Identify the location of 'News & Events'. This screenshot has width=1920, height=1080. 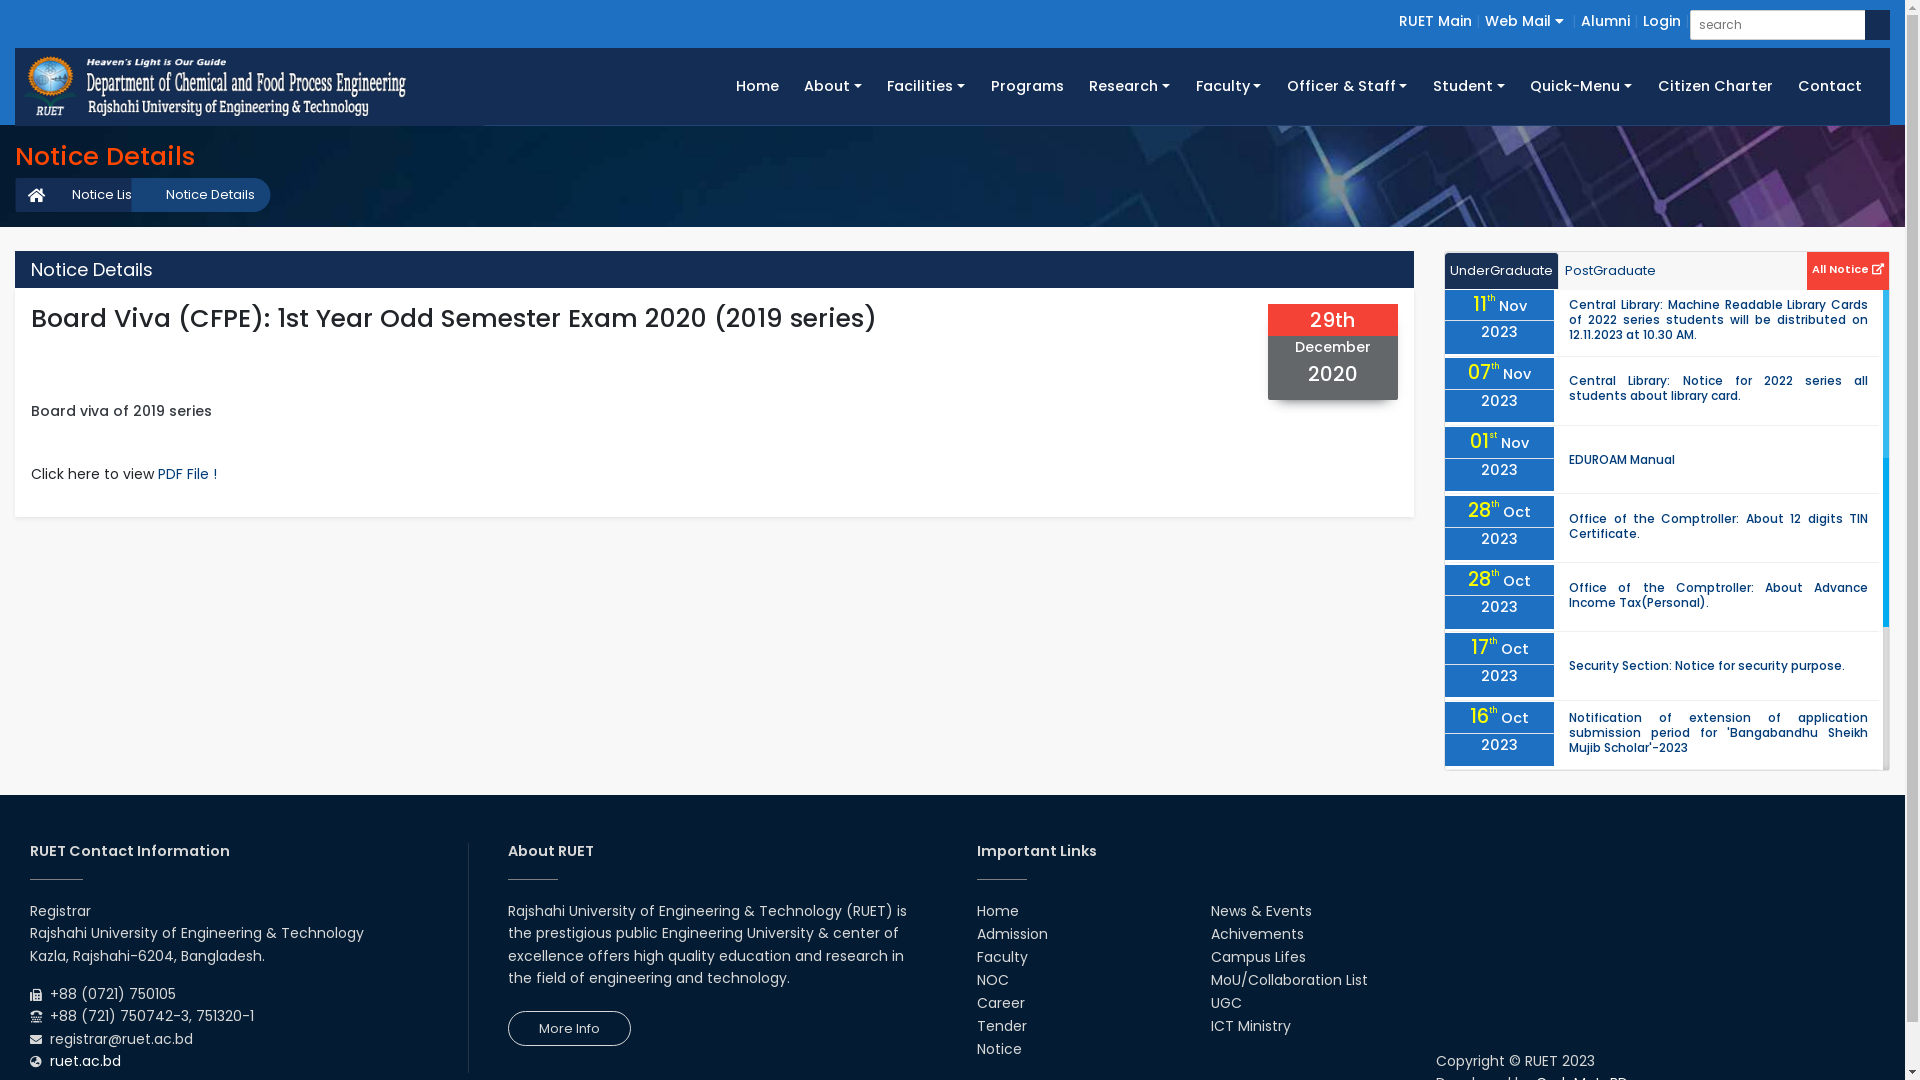
(1260, 910).